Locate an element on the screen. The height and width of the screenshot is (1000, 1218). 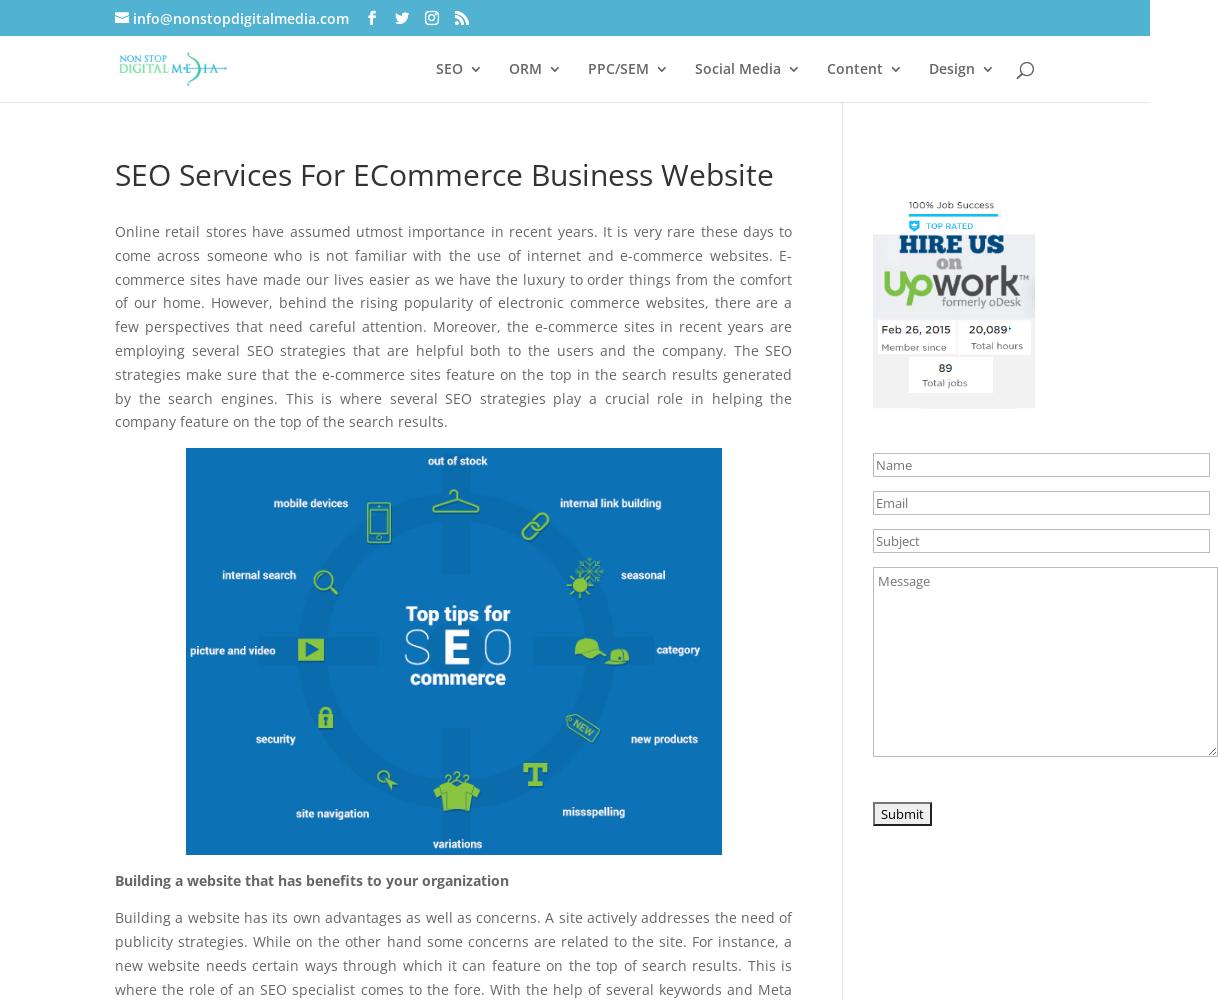
'Local SEO' is located at coordinates (508, 144).